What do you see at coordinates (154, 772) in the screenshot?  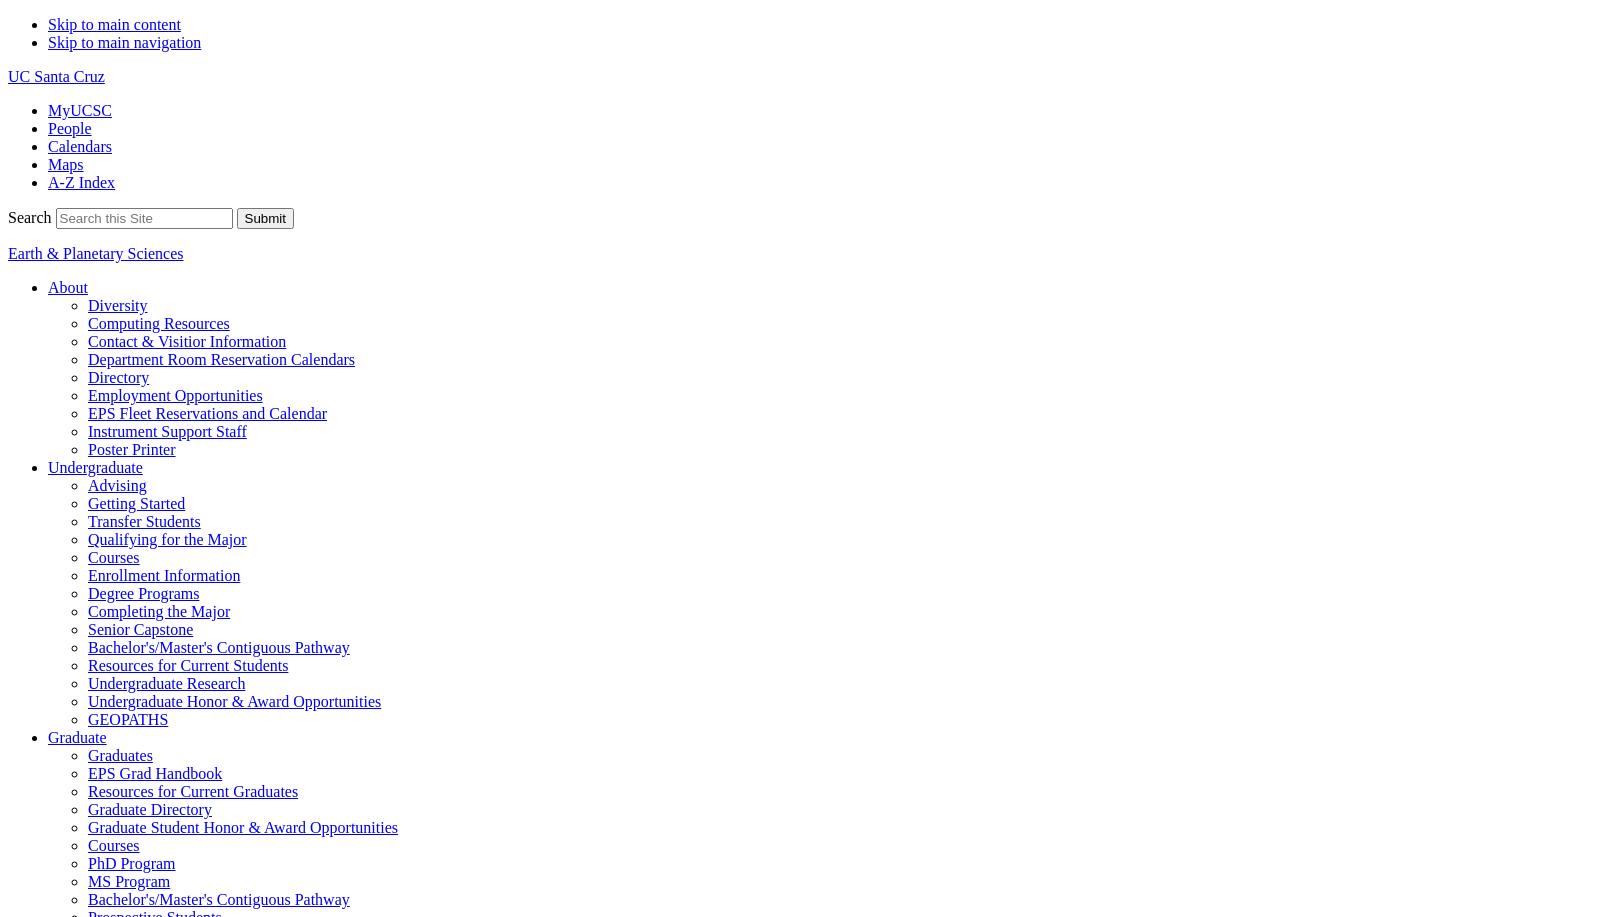 I see `'EPS Grad Handbook'` at bounding box center [154, 772].